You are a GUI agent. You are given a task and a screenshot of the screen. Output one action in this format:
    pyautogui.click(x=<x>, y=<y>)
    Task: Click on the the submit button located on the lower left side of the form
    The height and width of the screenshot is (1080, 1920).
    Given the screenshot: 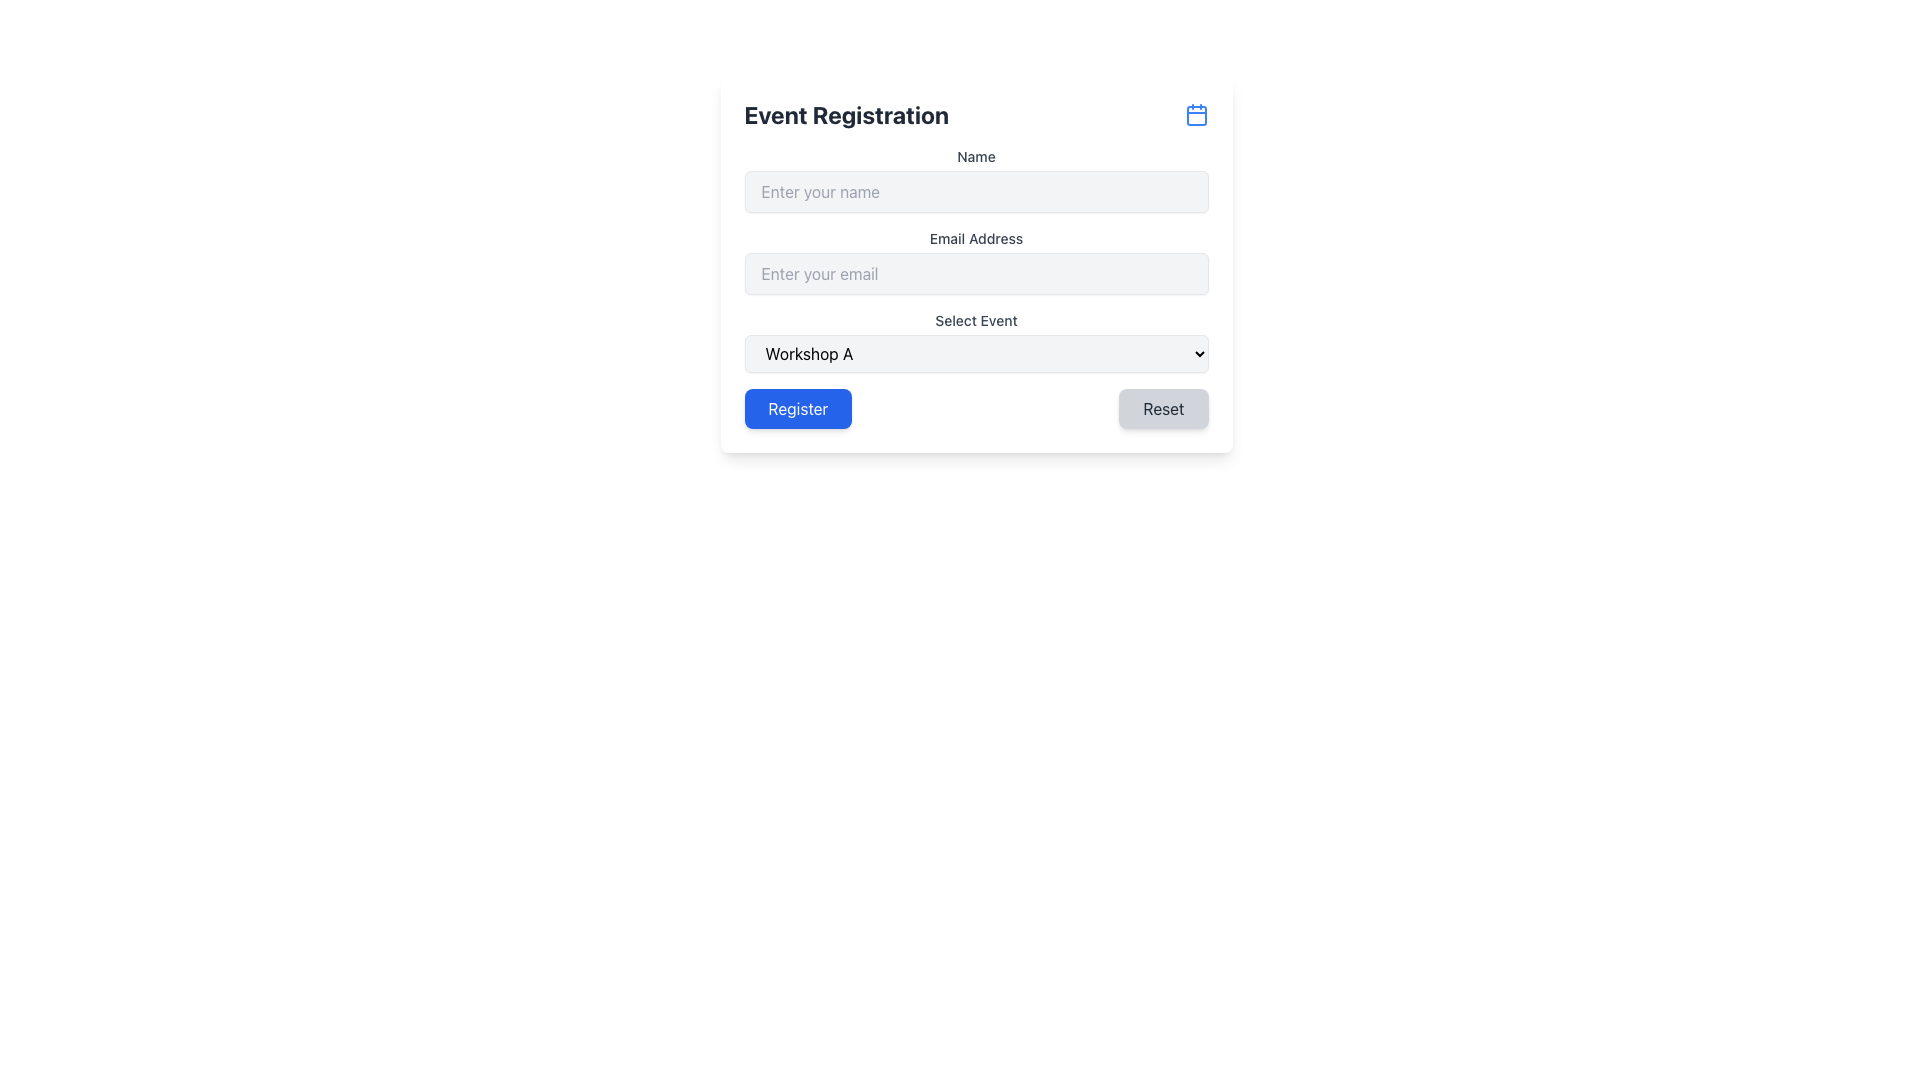 What is the action you would take?
    pyautogui.click(x=797, y=407)
    